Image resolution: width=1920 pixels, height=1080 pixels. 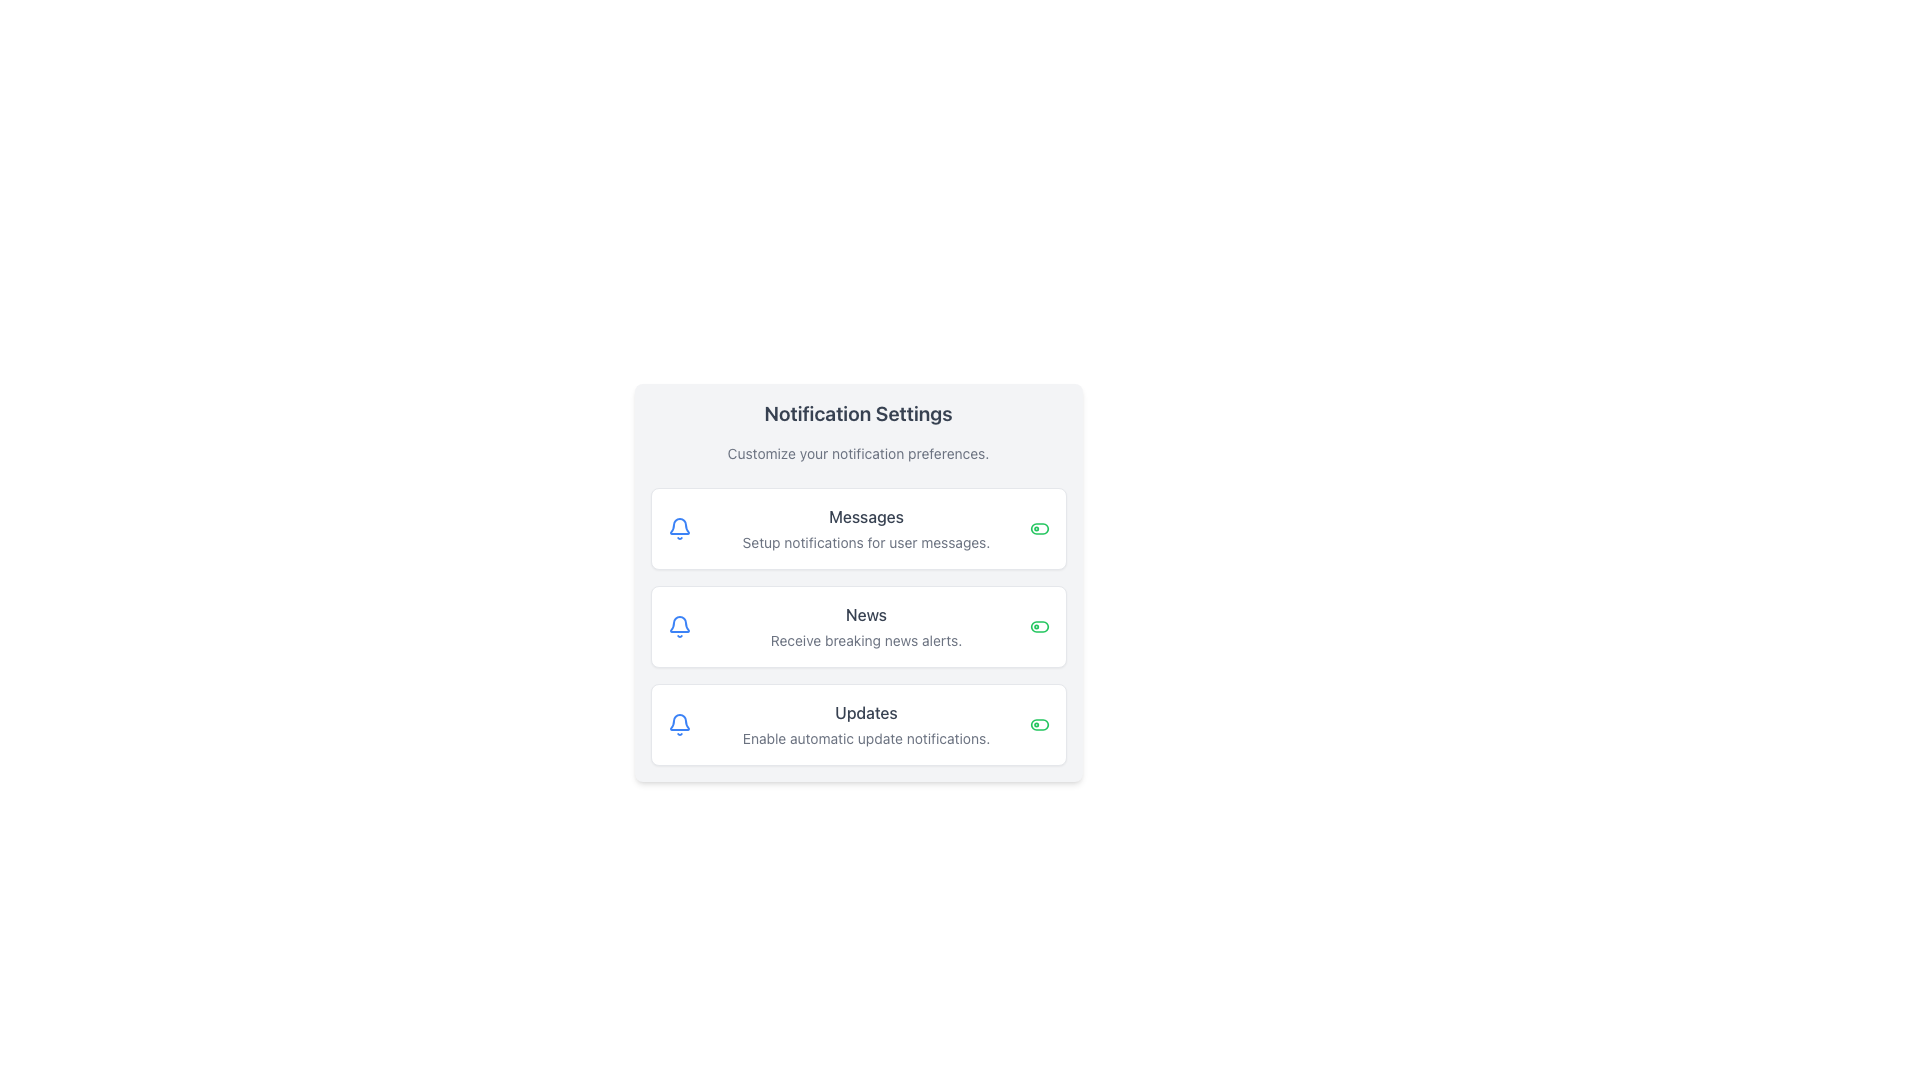 I want to click on descriptive text located in the lower portion of the 'Updates' section, beneath the heading 'Updates', so click(x=866, y=739).